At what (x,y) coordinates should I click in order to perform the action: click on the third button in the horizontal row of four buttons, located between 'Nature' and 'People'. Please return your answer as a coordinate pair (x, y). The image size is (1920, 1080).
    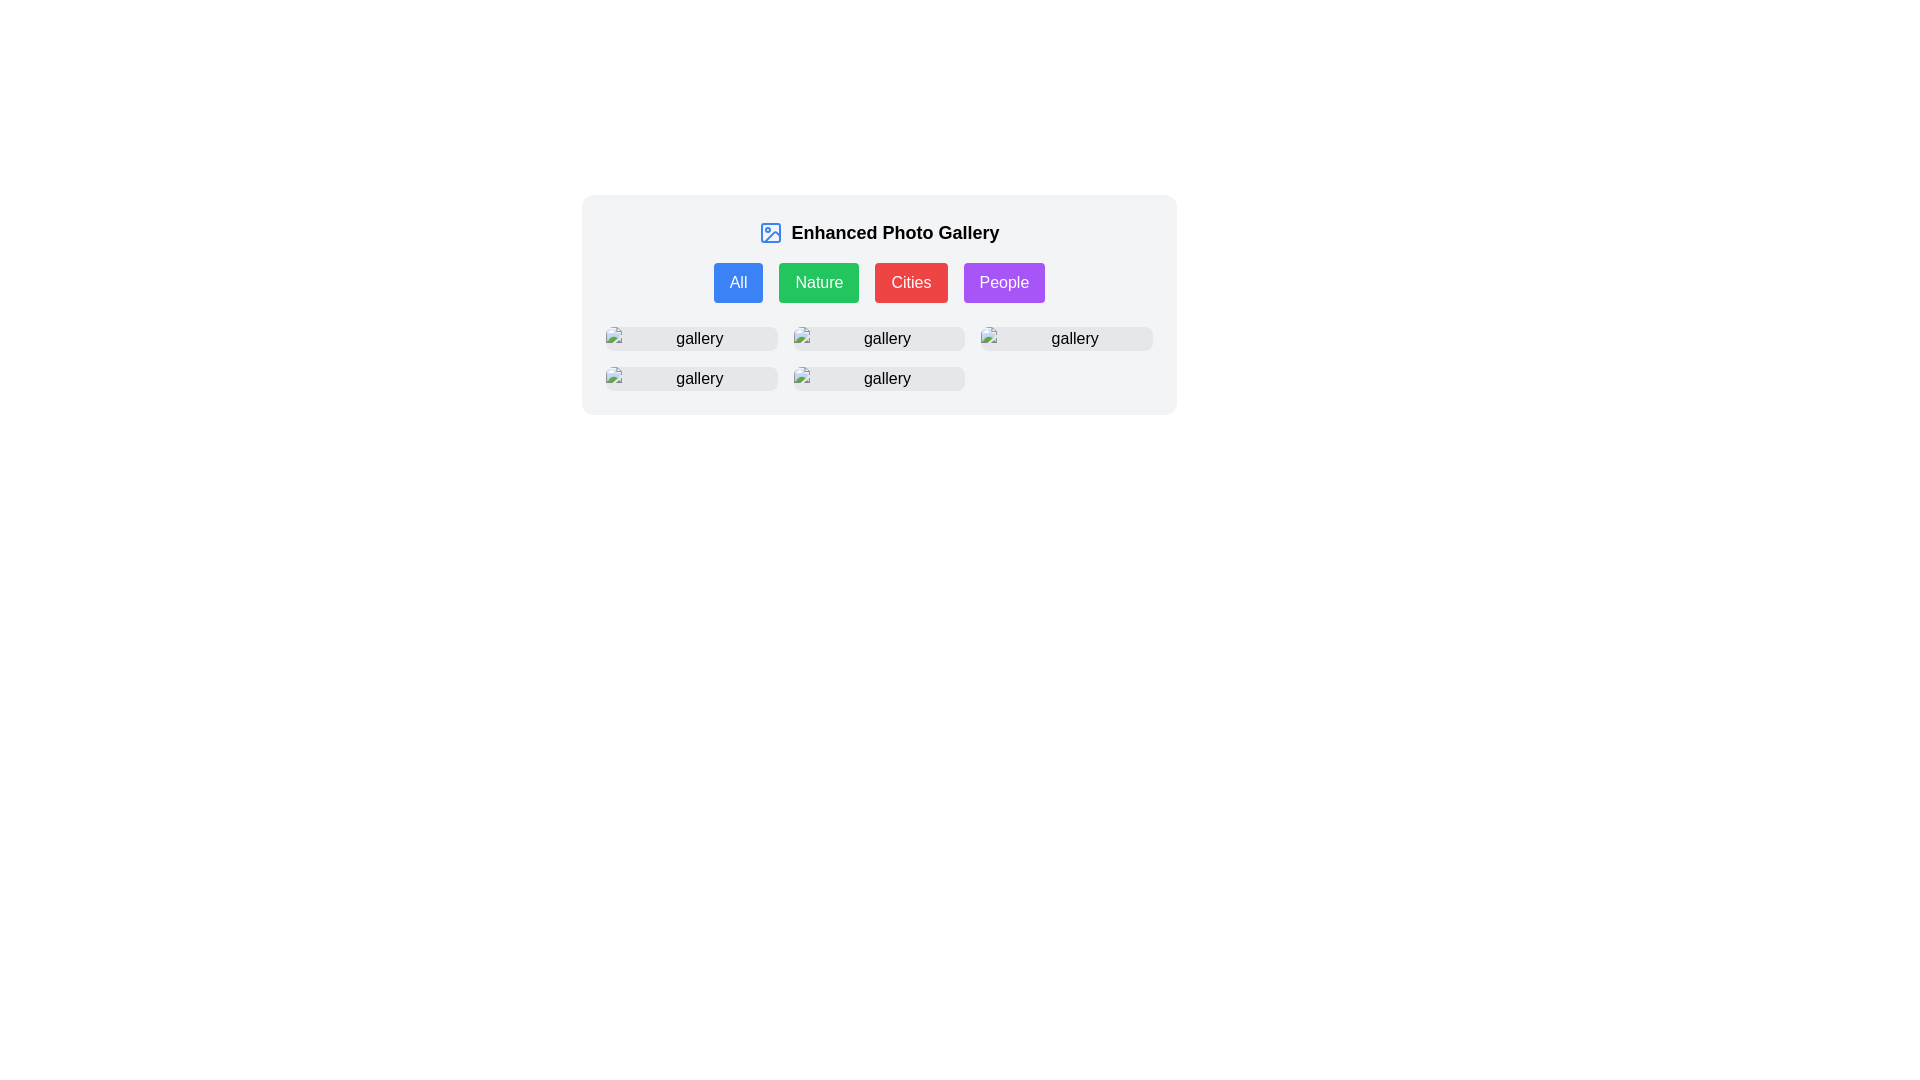
    Looking at the image, I should click on (910, 282).